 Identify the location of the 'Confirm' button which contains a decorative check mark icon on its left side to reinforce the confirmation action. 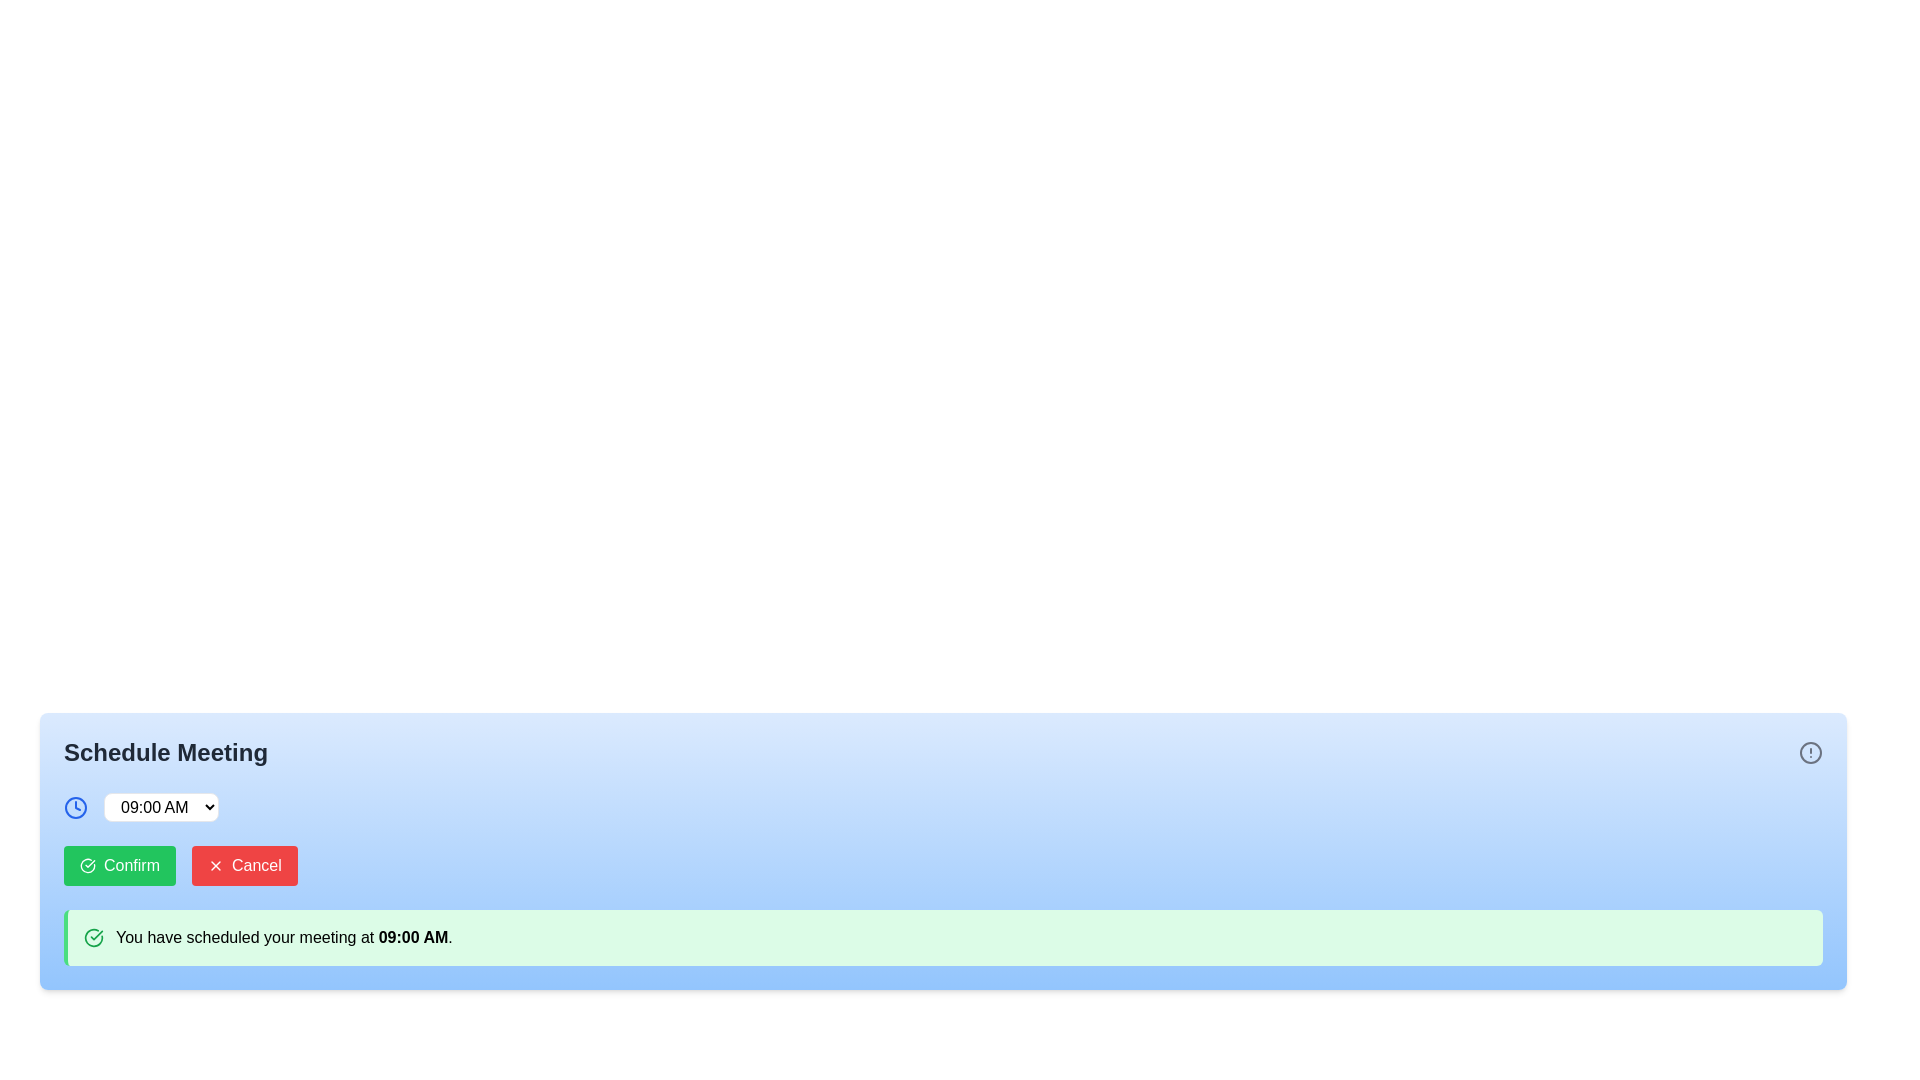
(86, 865).